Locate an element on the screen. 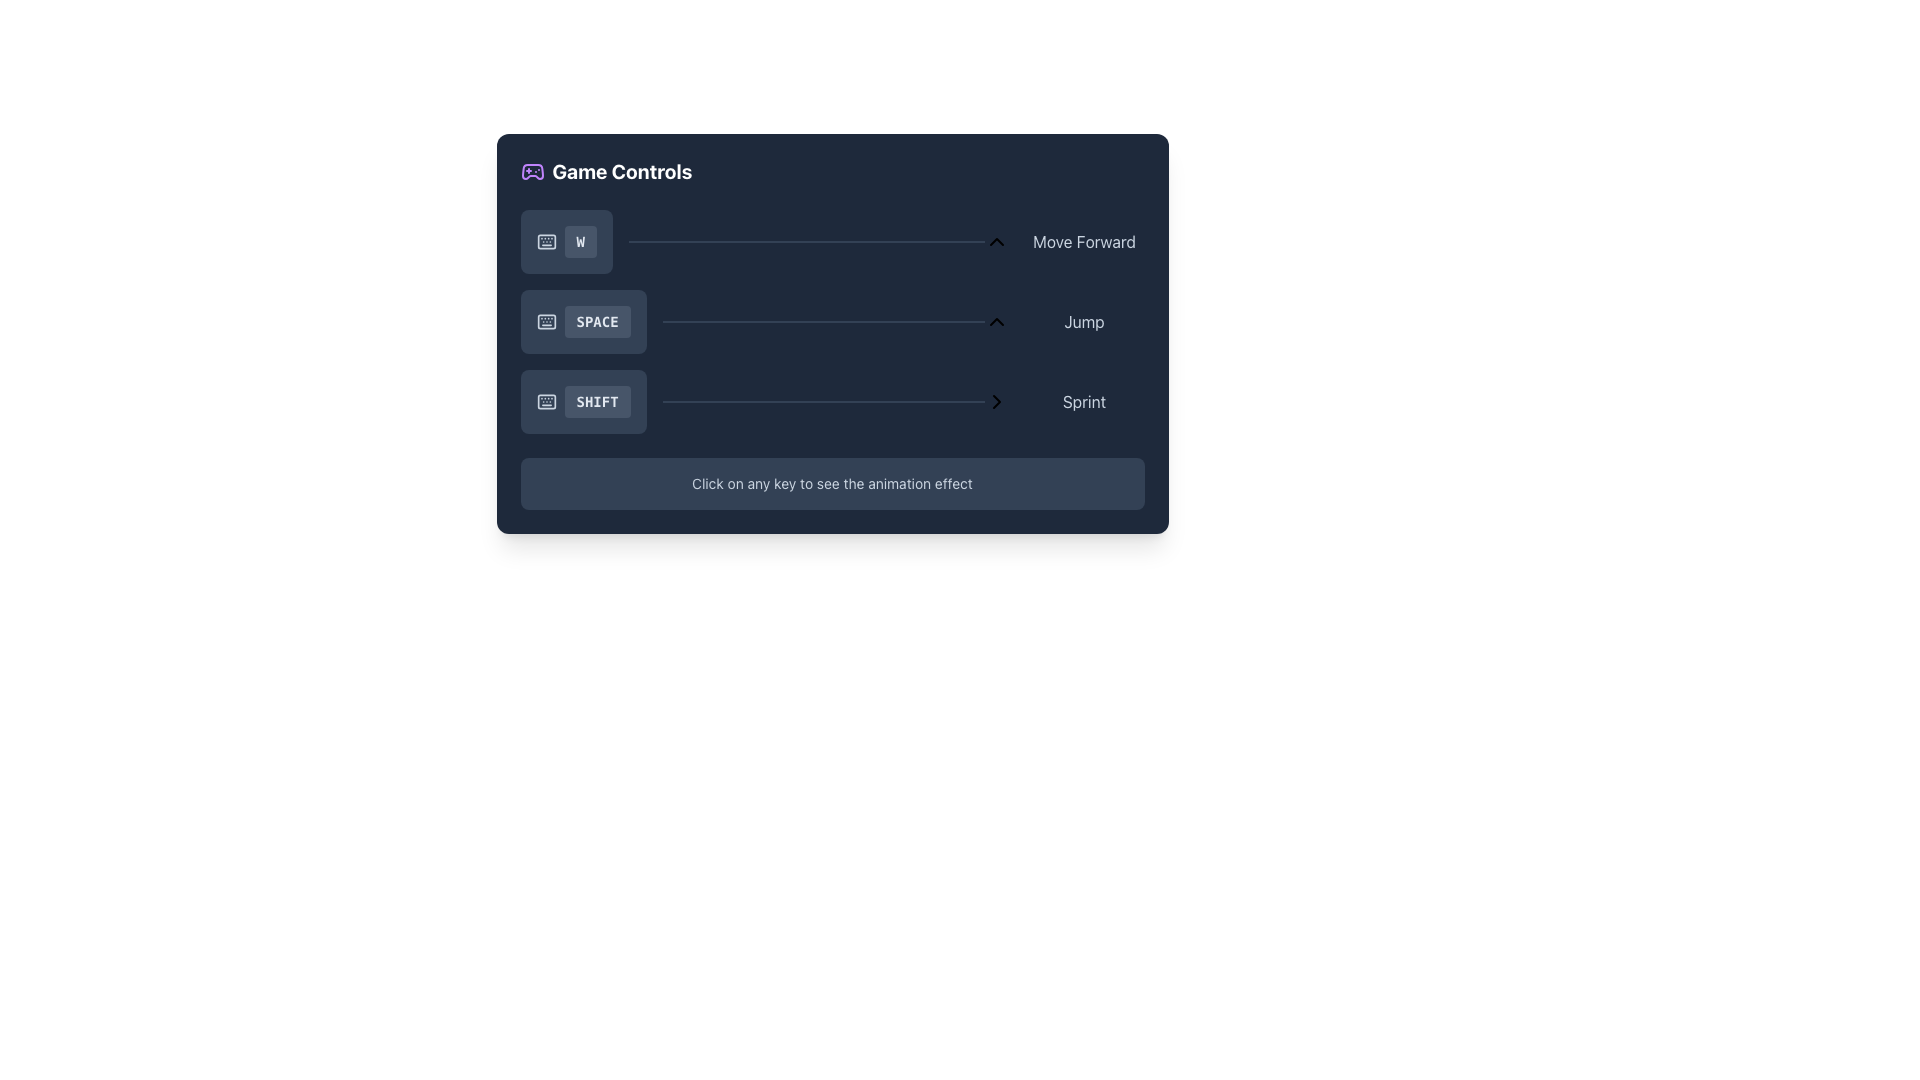 The height and width of the screenshot is (1080, 1920). the SVG icon resembling a keyboard that is light gray in color and located to the left of the 'SPACE' text label in the second row of controls is located at coordinates (546, 320).